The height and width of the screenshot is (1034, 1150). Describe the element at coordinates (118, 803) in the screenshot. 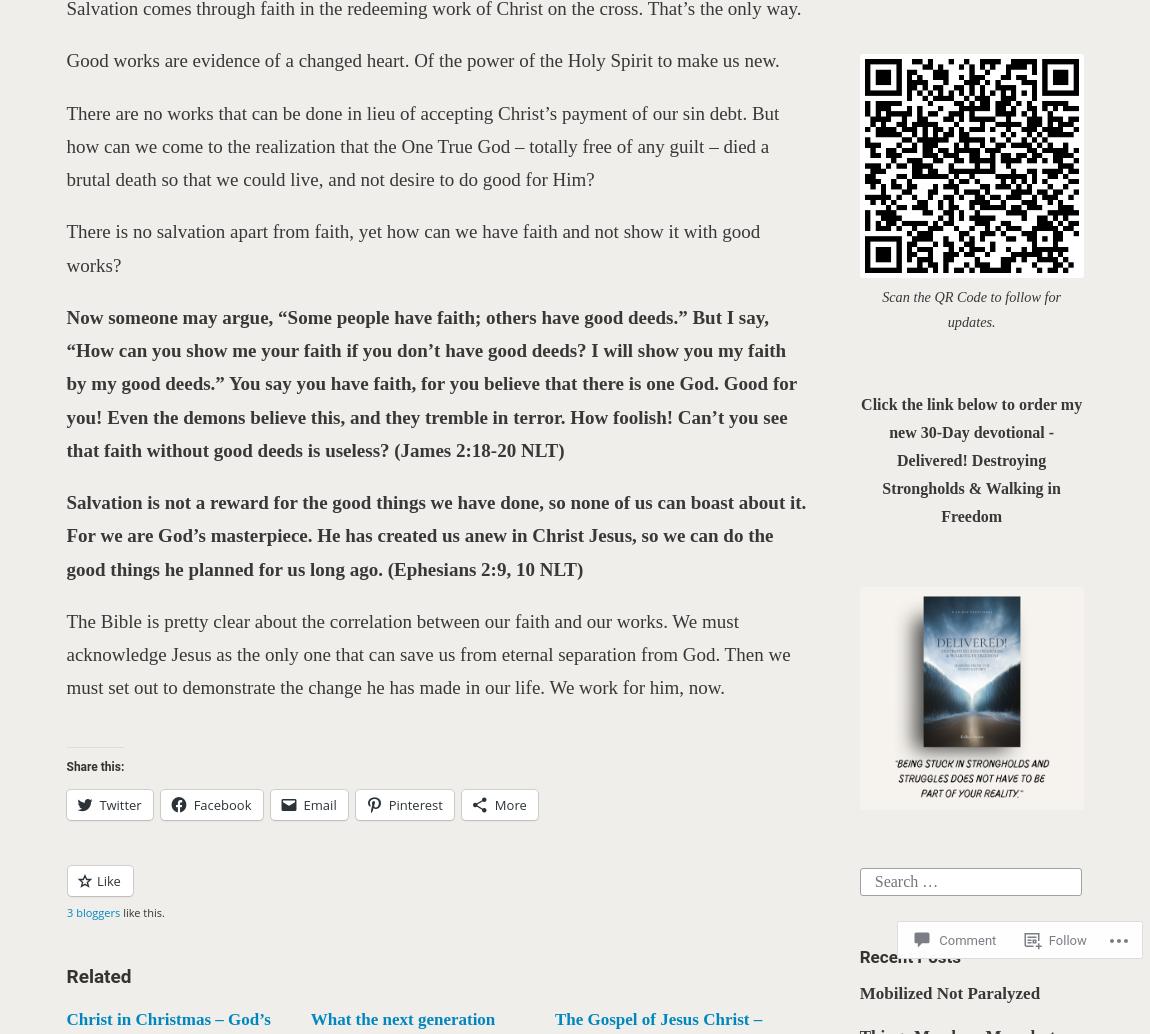

I see `'Twitter'` at that location.